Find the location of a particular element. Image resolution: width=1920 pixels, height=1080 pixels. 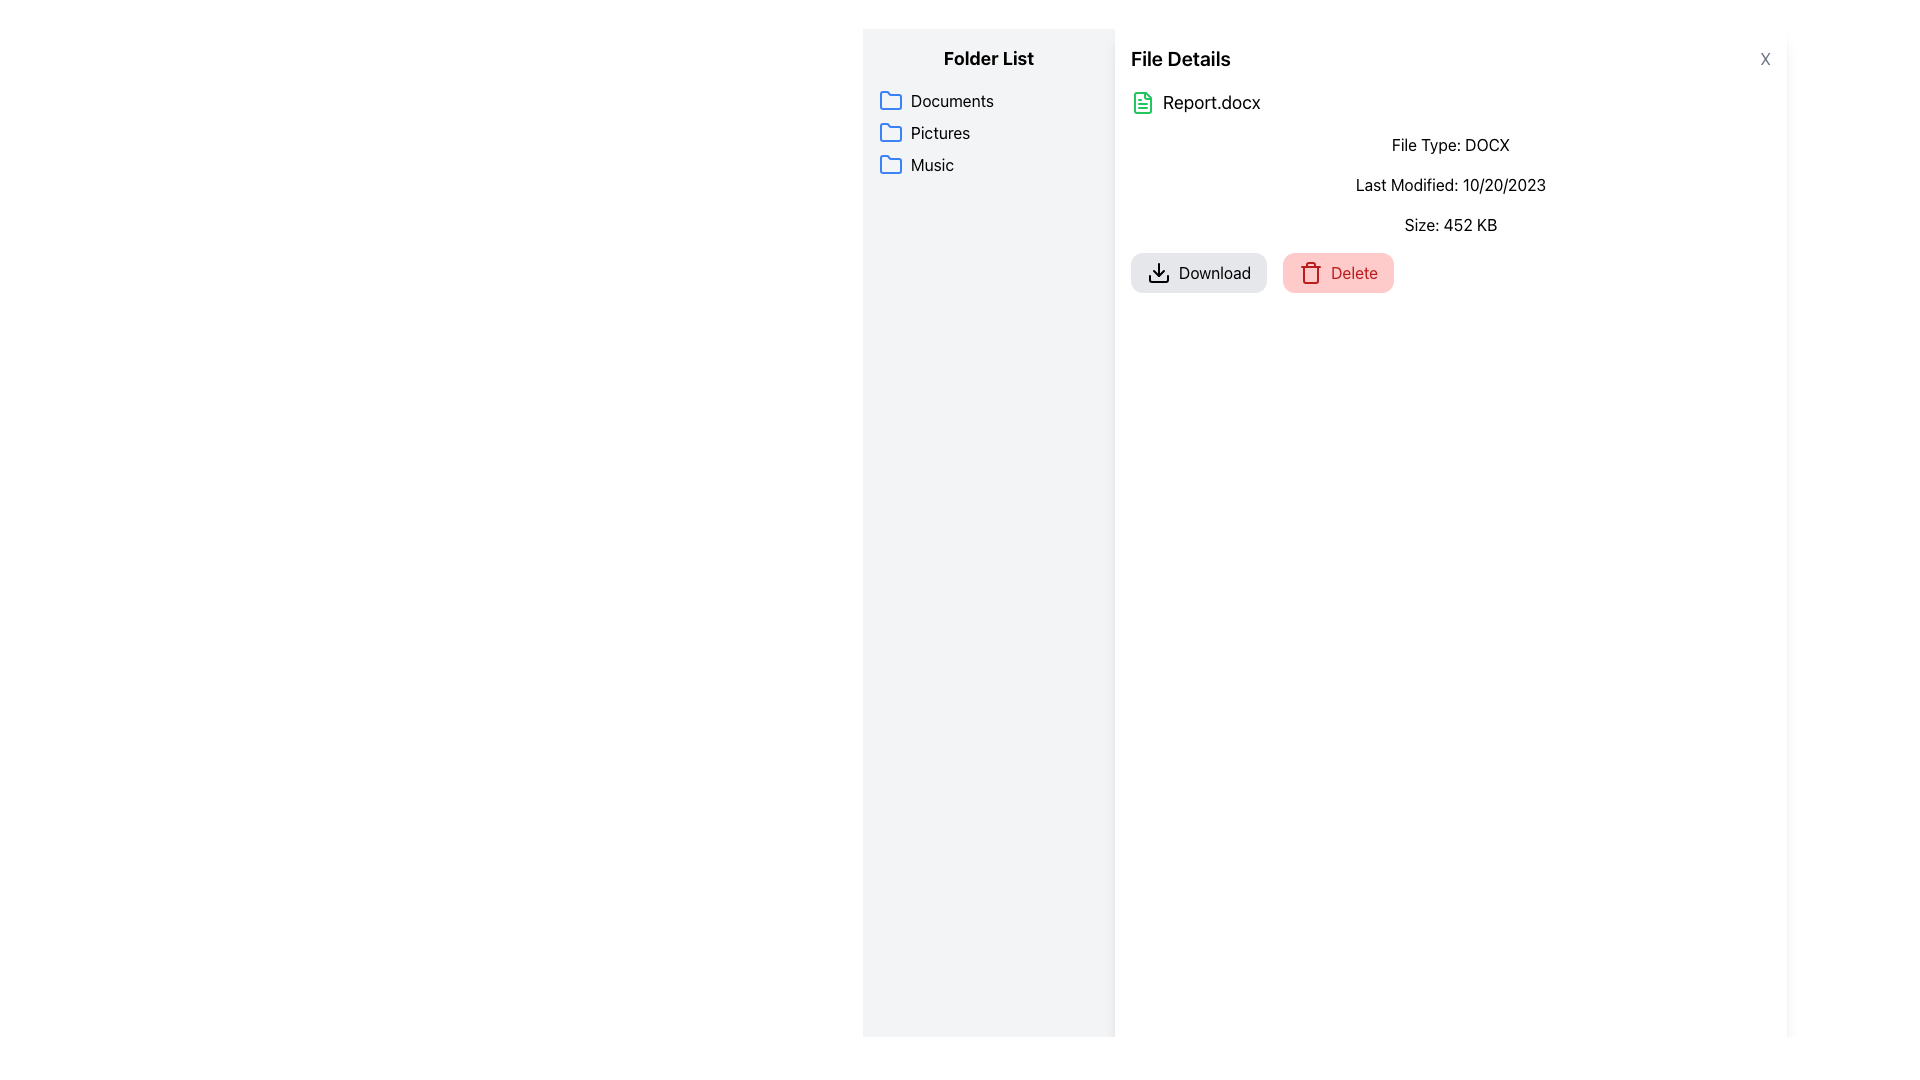

the download icon located within the 'Download' button on the right-hand side of the interface in the 'File Details' section to initiate file download is located at coordinates (1158, 278).